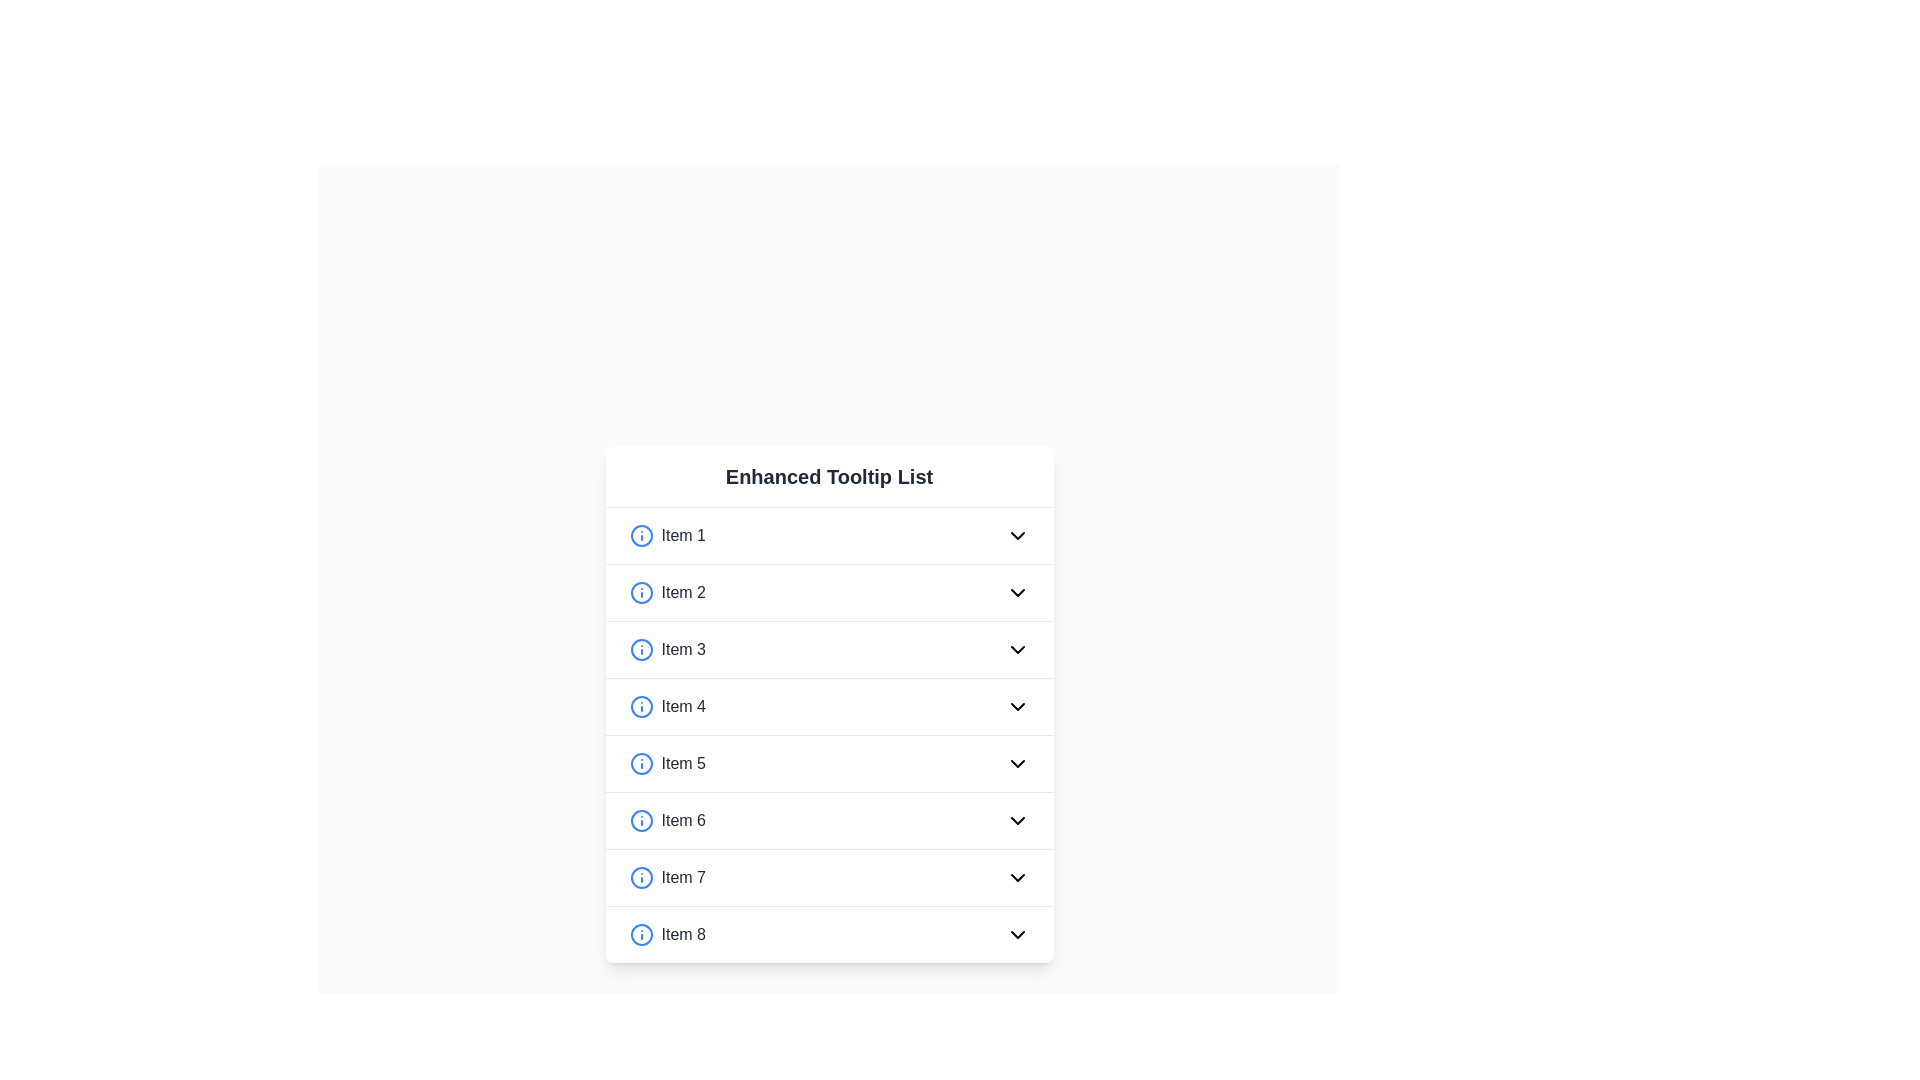 This screenshot has height=1080, width=1920. What do you see at coordinates (829, 763) in the screenshot?
I see `the list item labeled 'Item 5'` at bounding box center [829, 763].